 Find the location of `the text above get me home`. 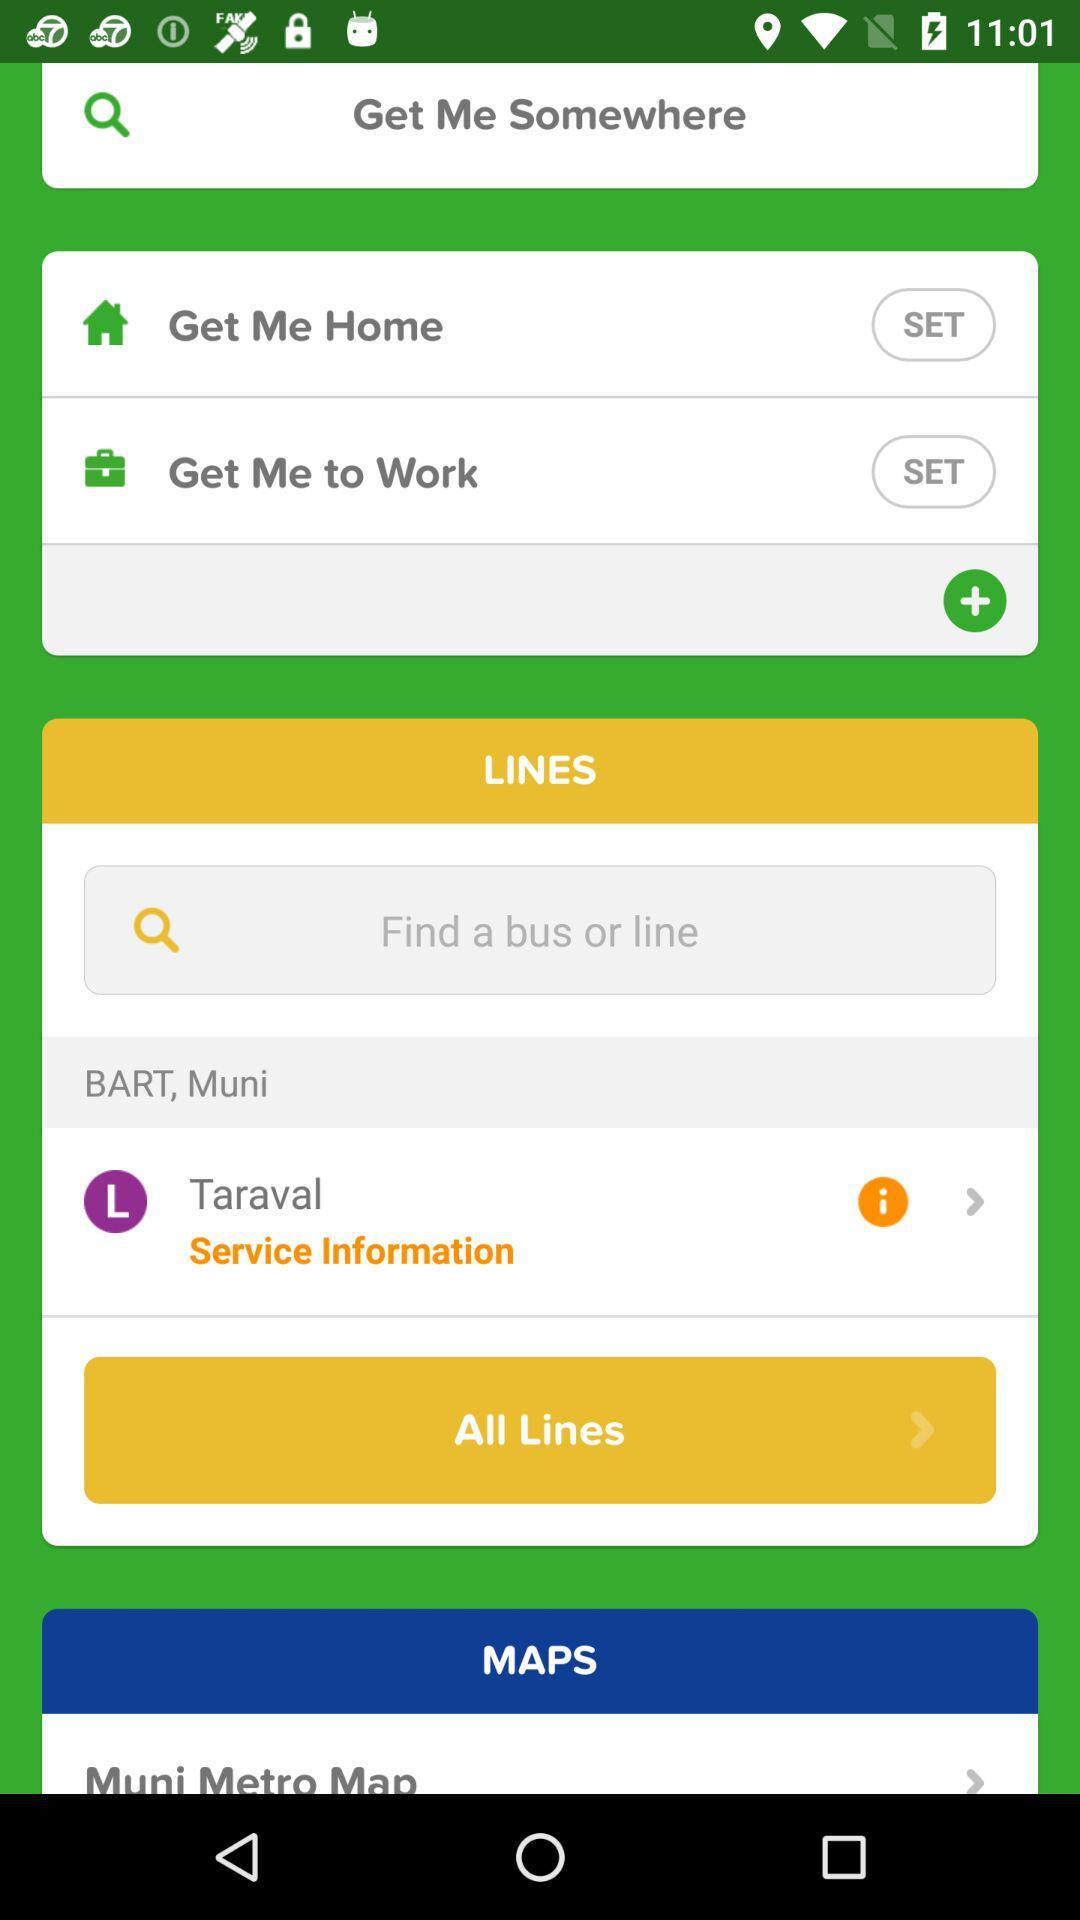

the text above get me home is located at coordinates (540, 113).